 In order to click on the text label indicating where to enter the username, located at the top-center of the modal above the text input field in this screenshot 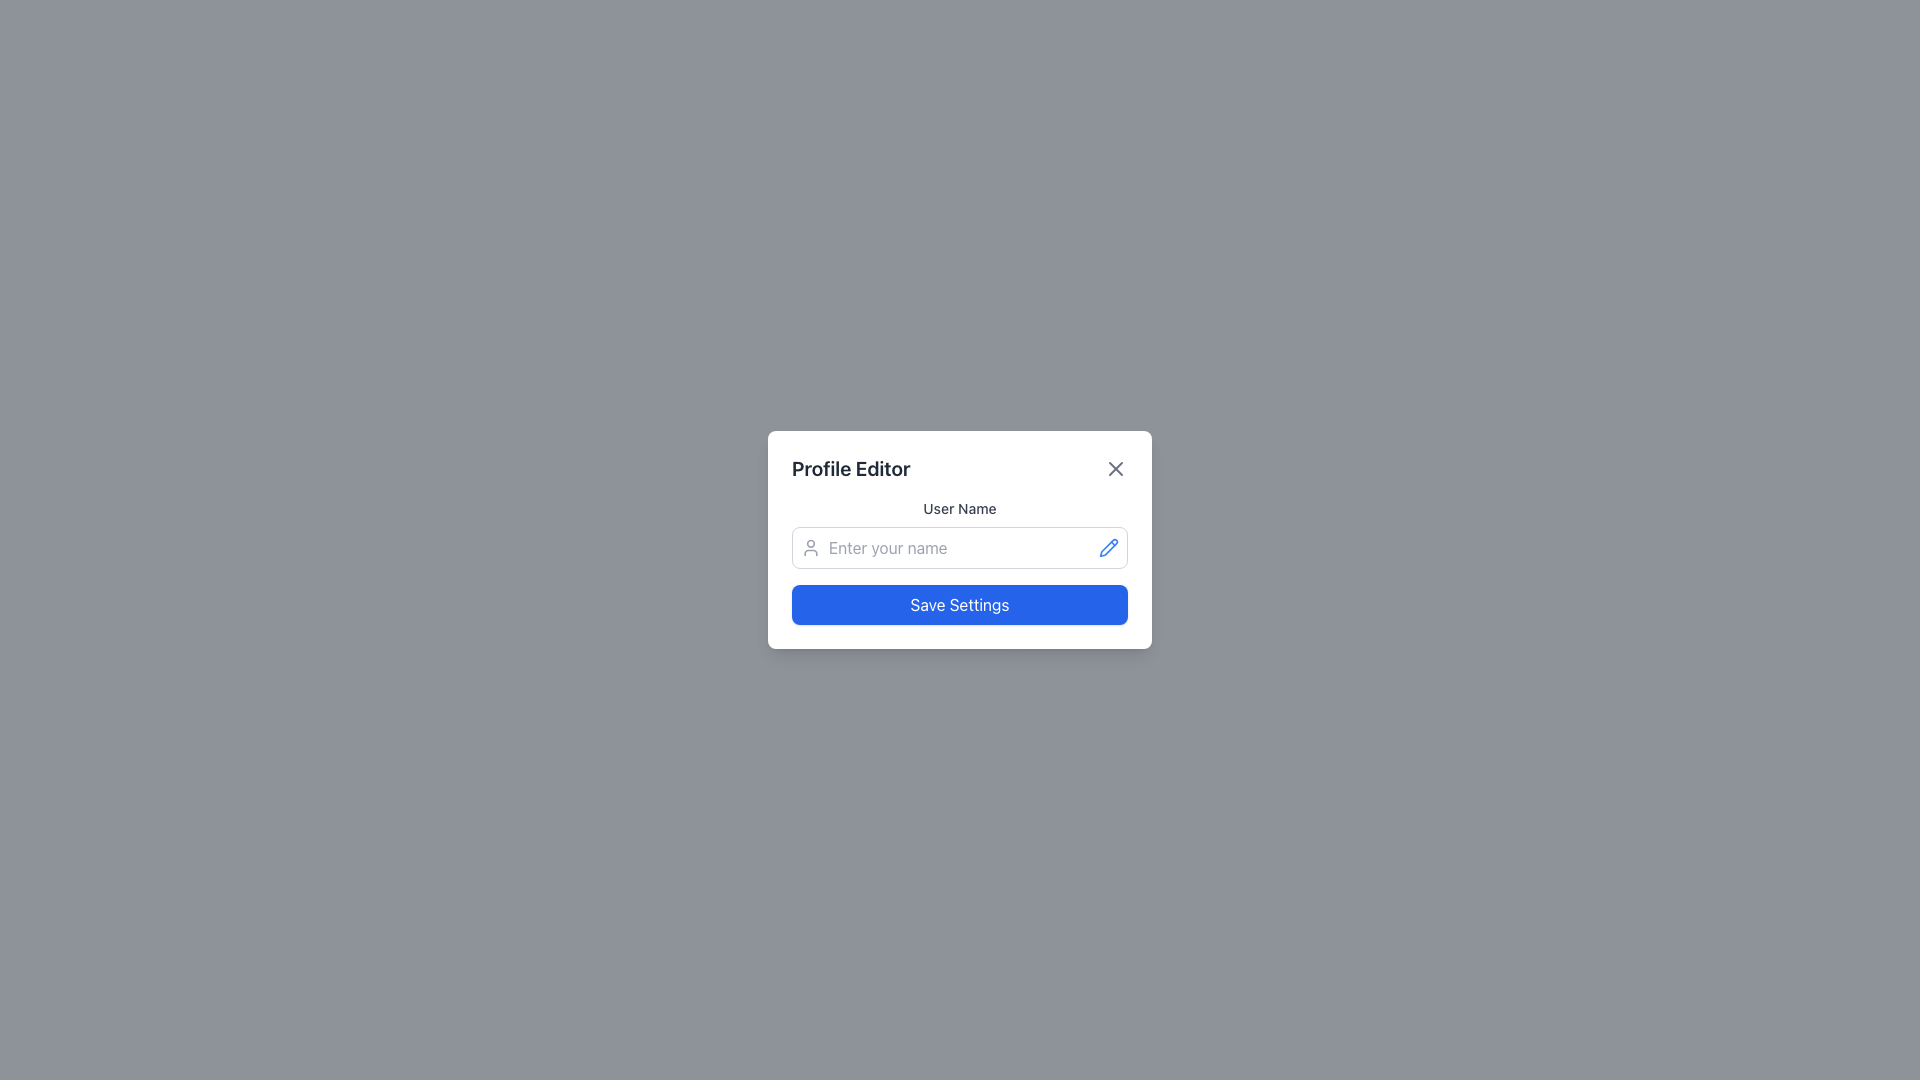, I will do `click(960, 508)`.